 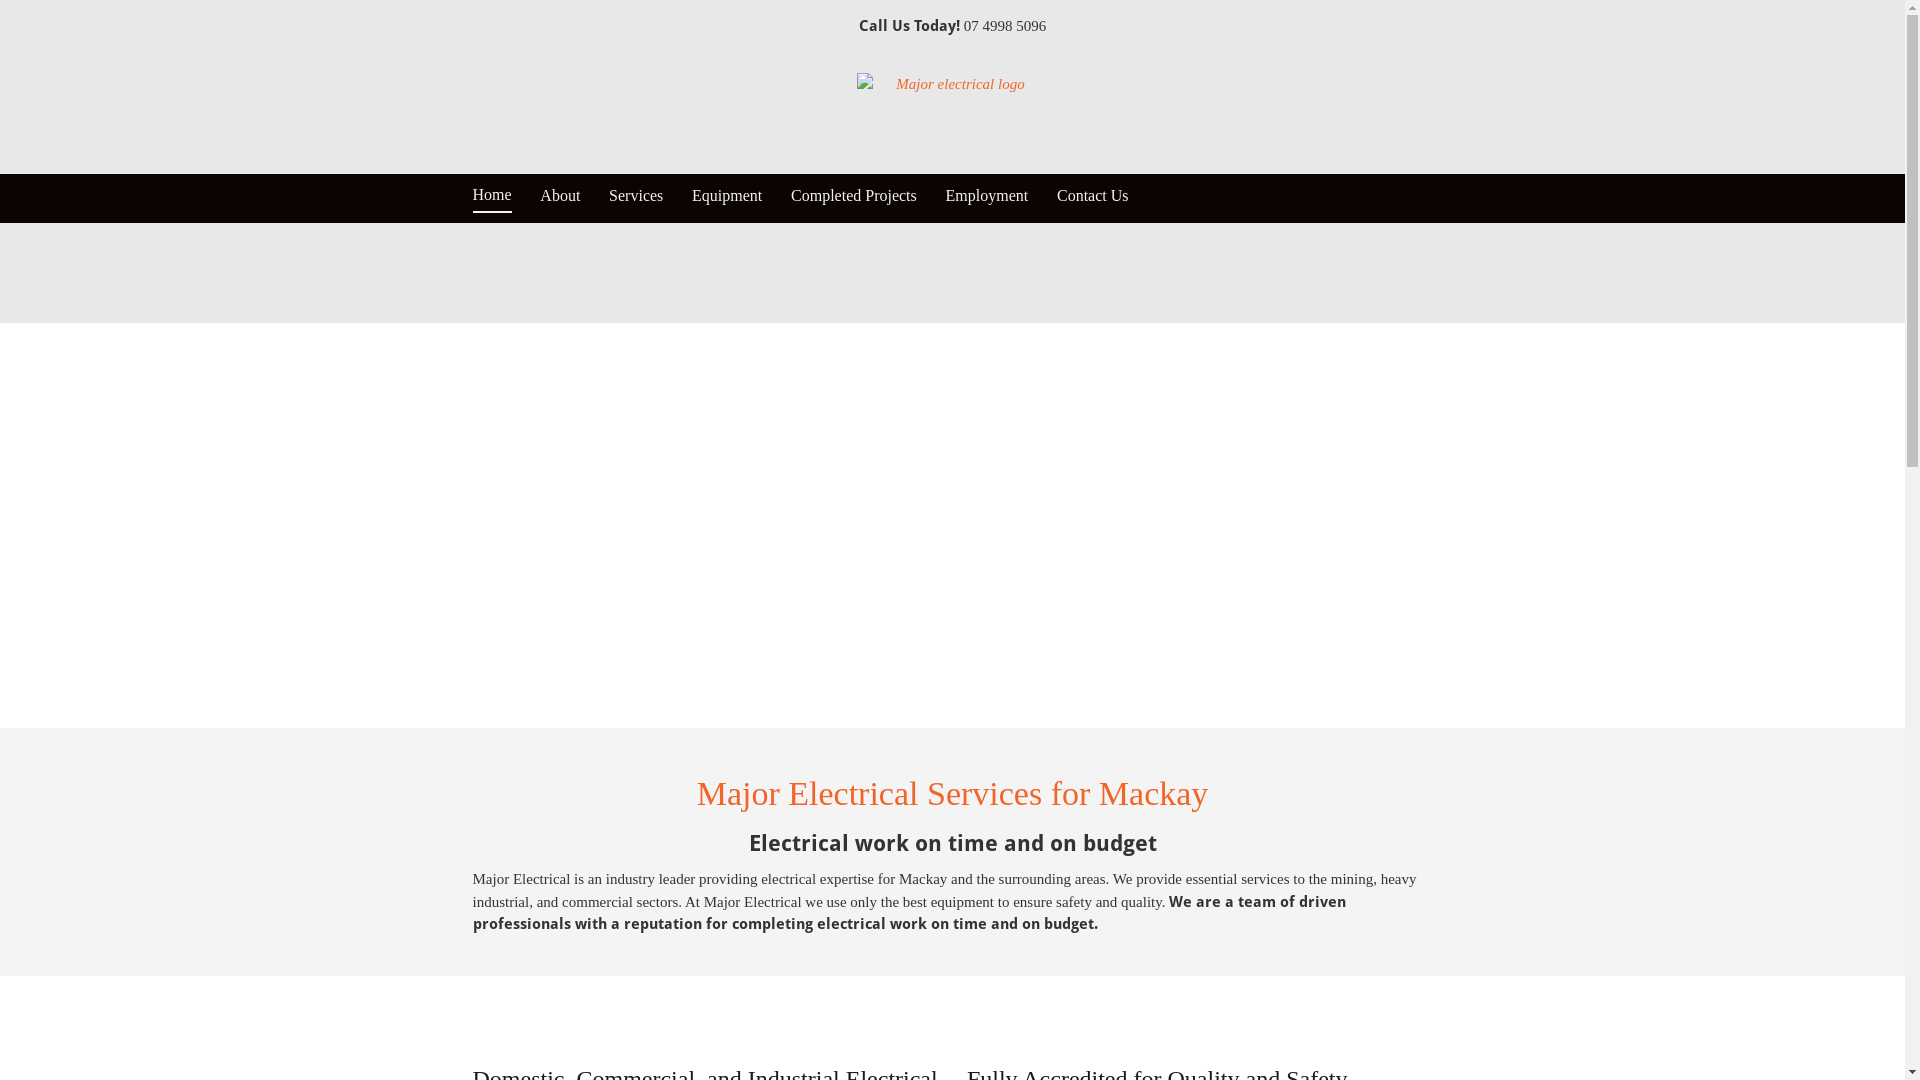 What do you see at coordinates (725, 197) in the screenshot?
I see `'Equipment'` at bounding box center [725, 197].